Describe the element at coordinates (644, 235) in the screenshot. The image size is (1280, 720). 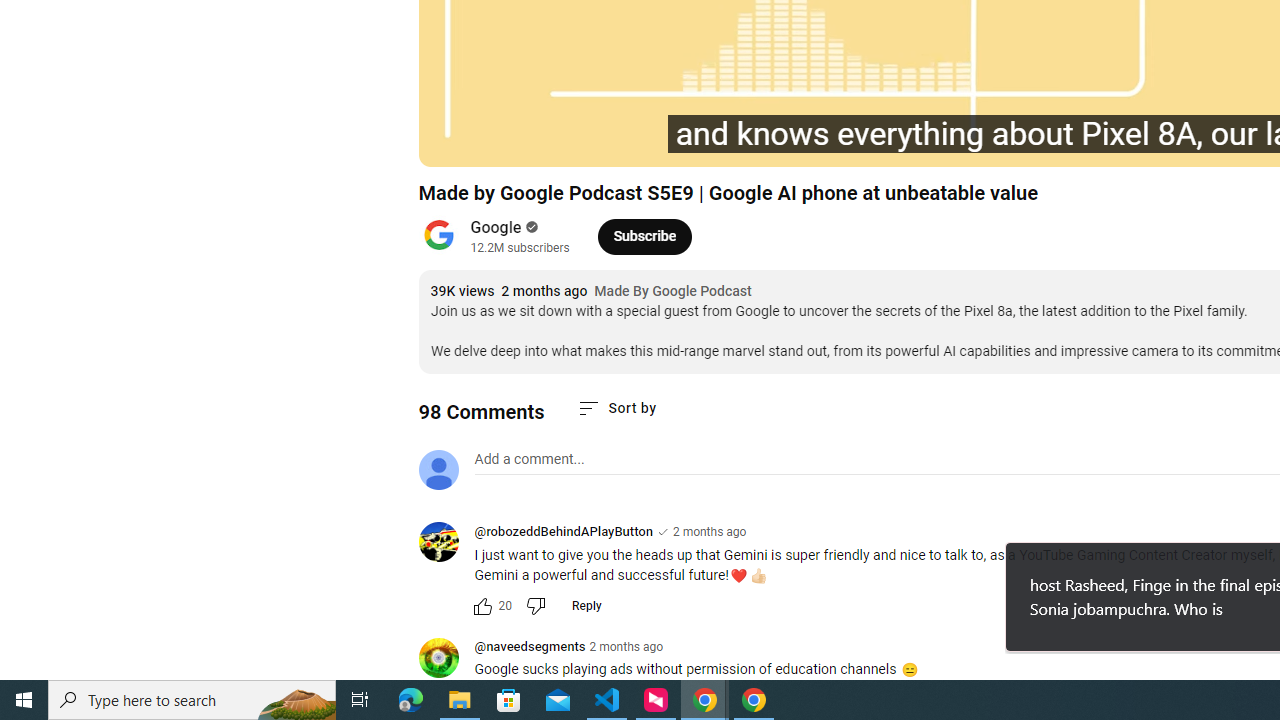
I see `'Subscribe to Google.'` at that location.